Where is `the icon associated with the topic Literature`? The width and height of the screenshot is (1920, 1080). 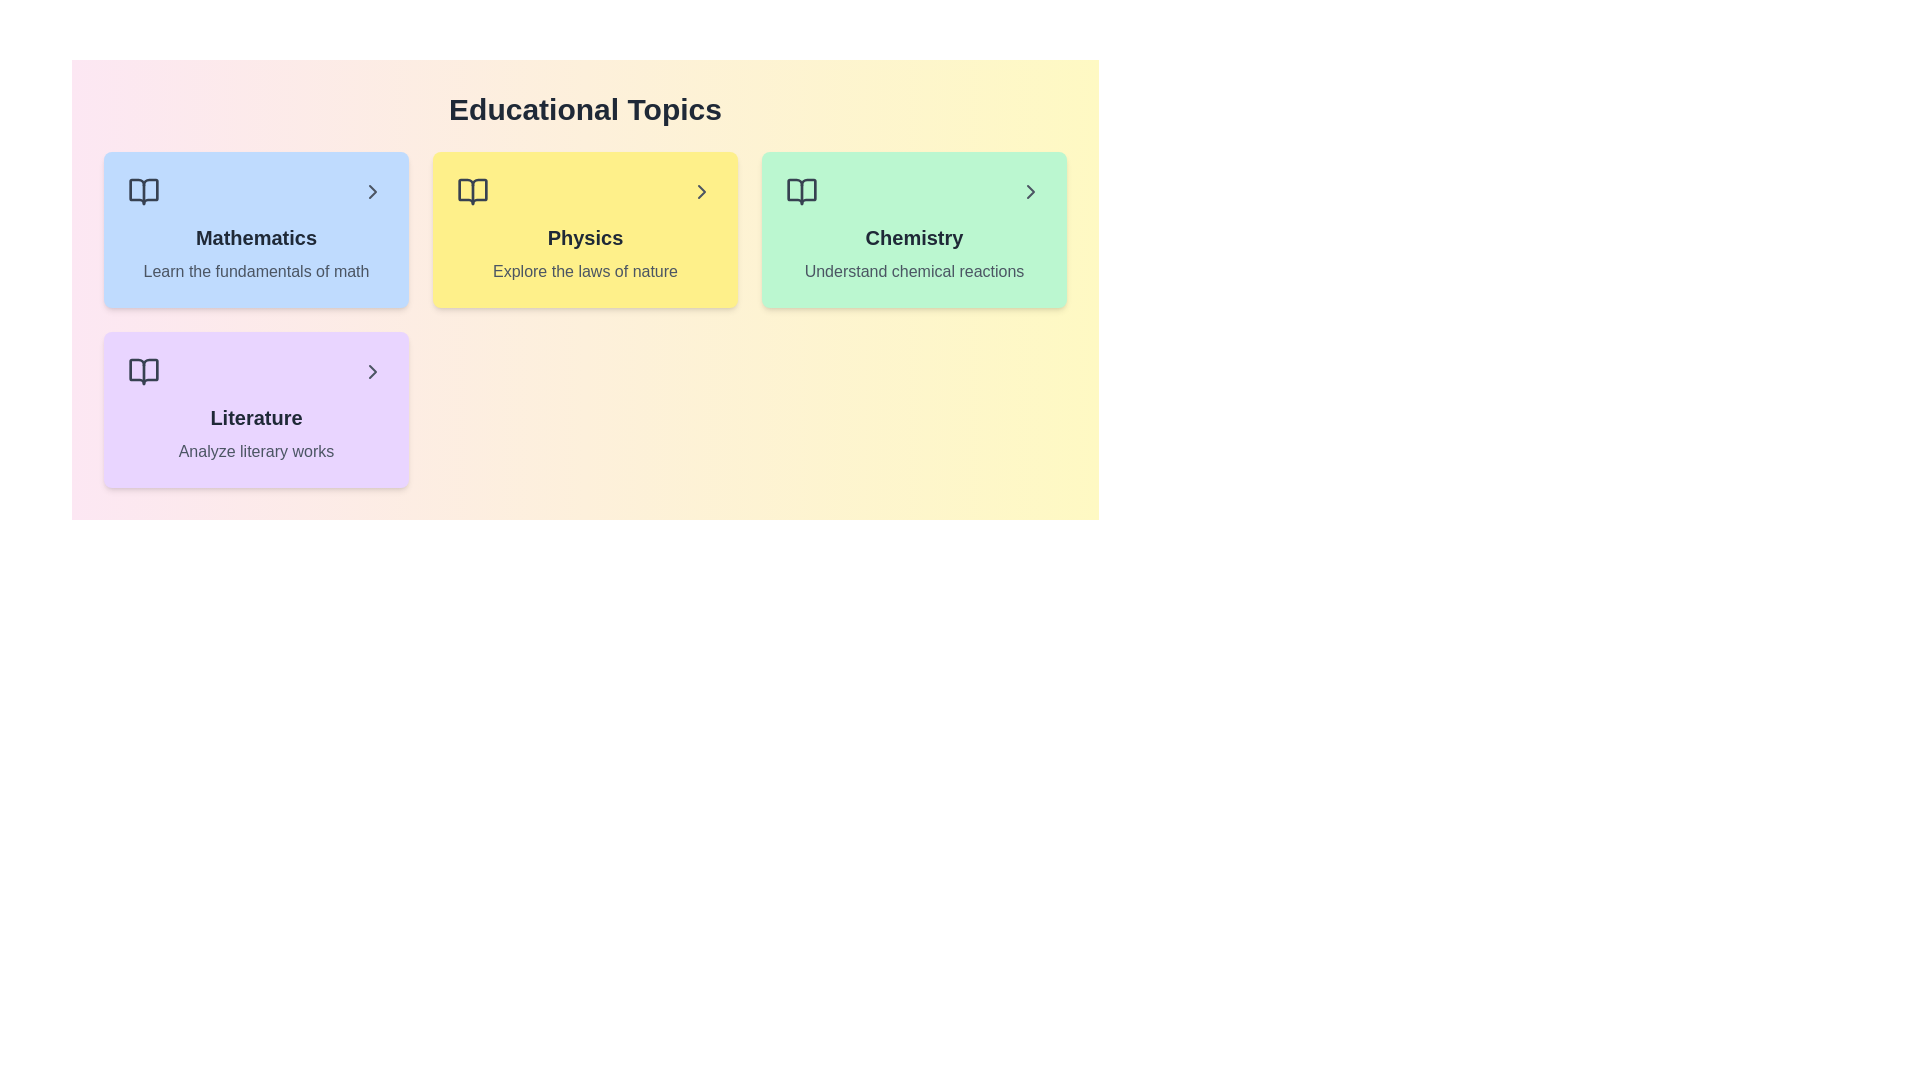 the icon associated with the topic Literature is located at coordinates (143, 371).